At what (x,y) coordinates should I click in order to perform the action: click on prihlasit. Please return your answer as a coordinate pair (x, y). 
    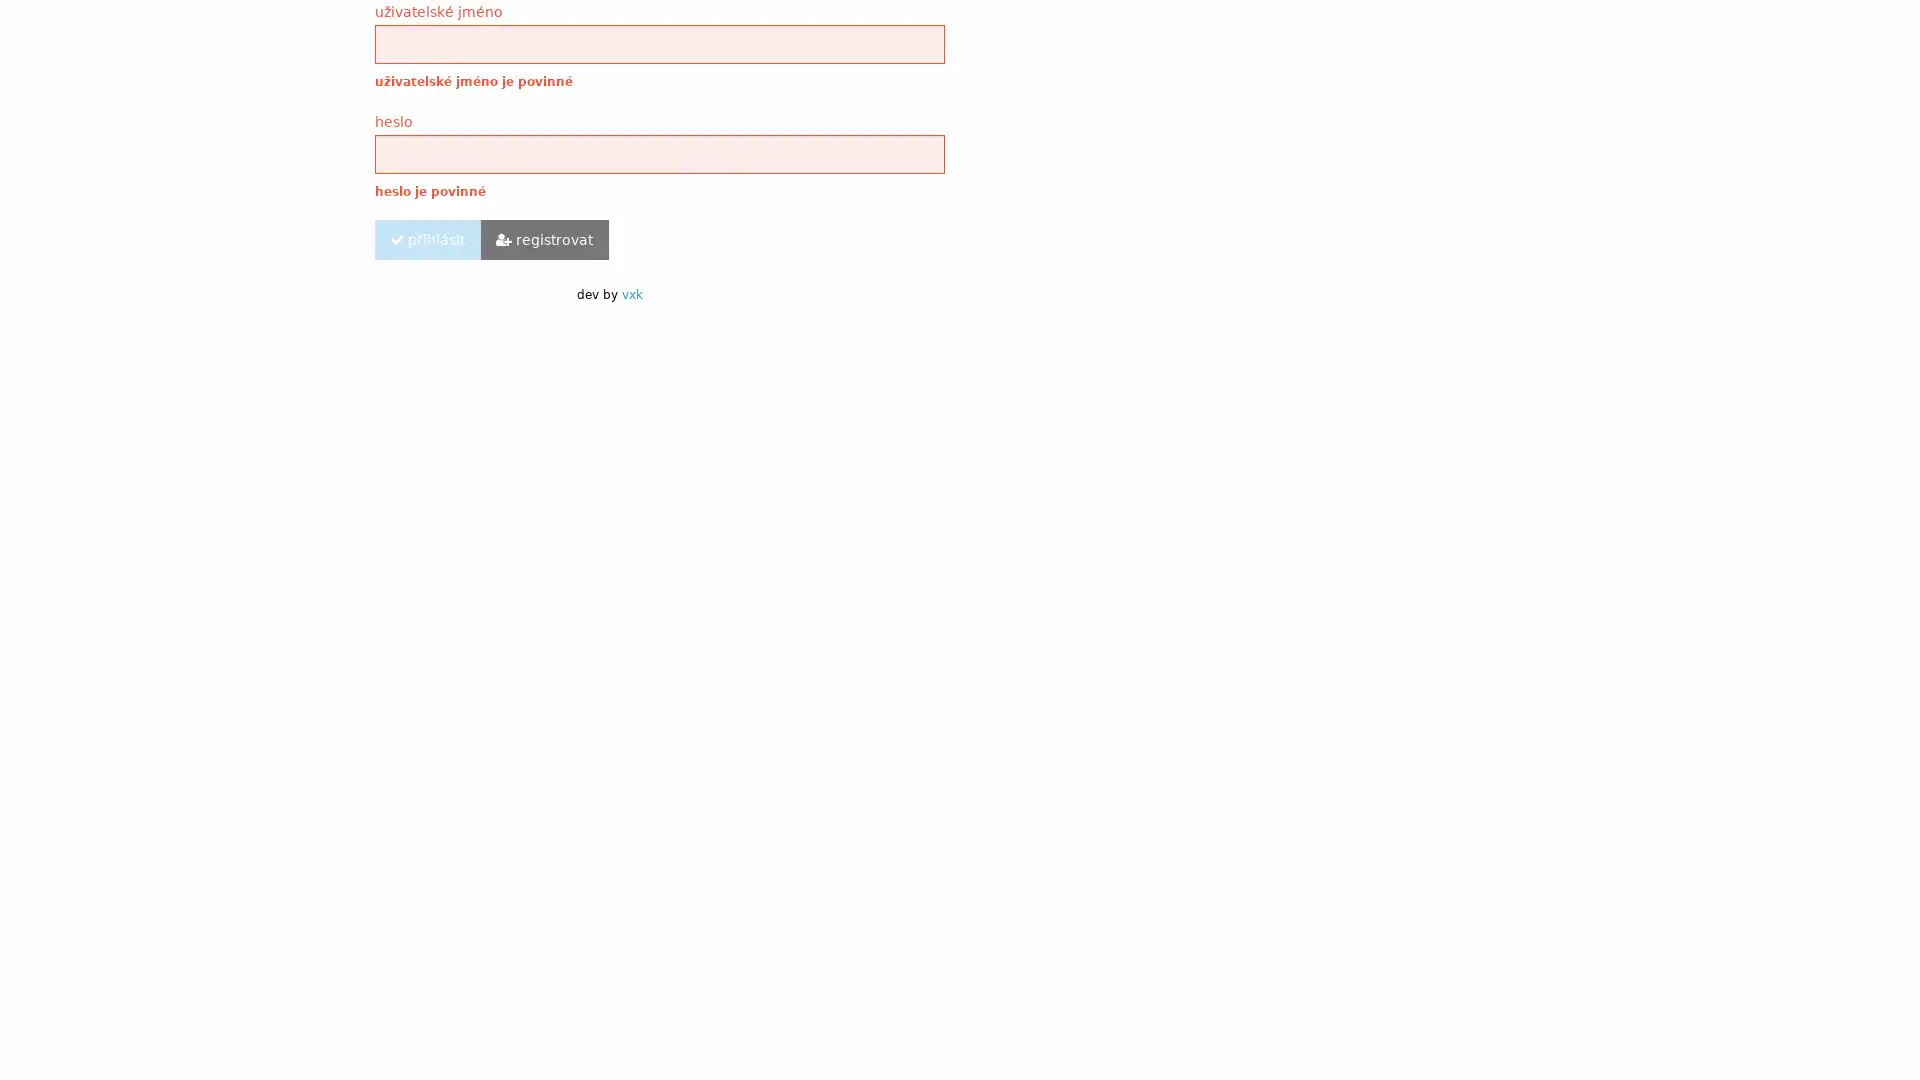
    Looking at the image, I should click on (426, 238).